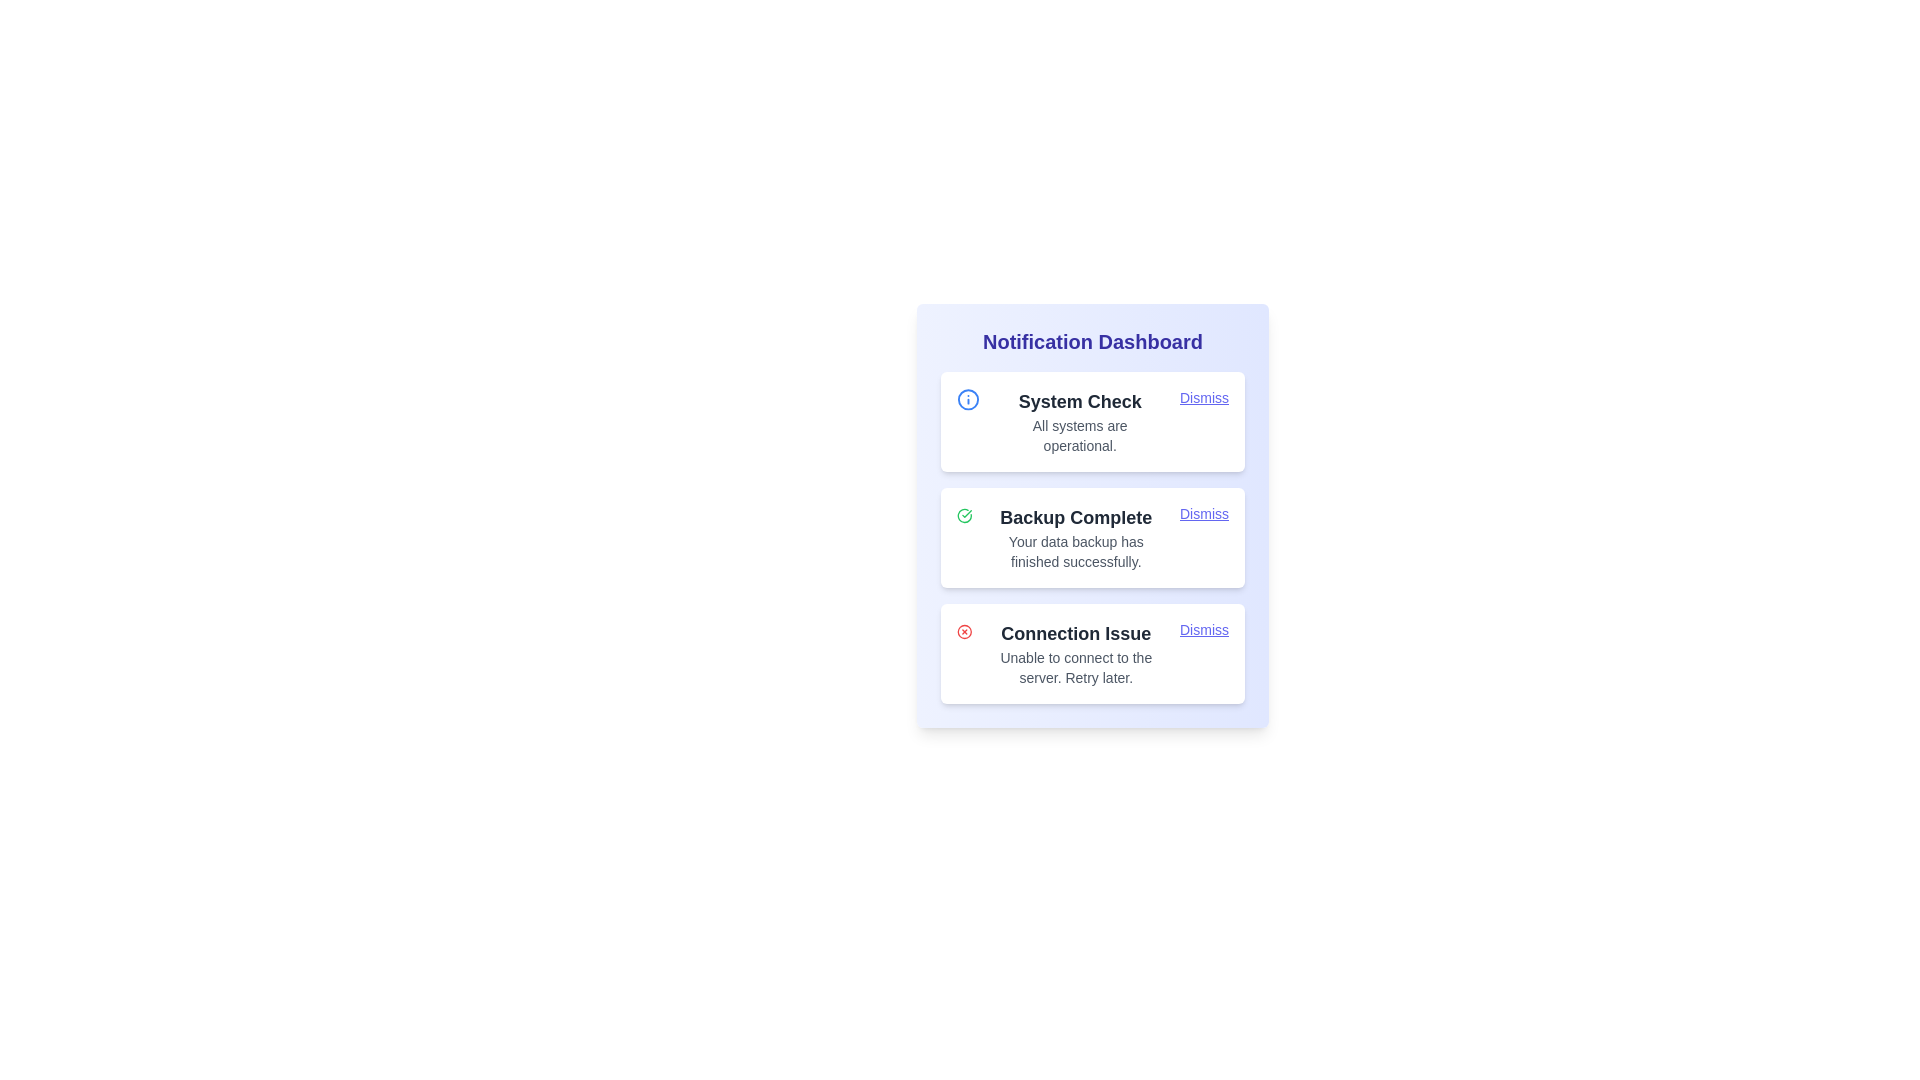 This screenshot has width=1920, height=1080. Describe the element at coordinates (1075, 516) in the screenshot. I see `the Text Label indicating the completion status of the backup process in the middle notification of the Notification Dashboard` at that location.